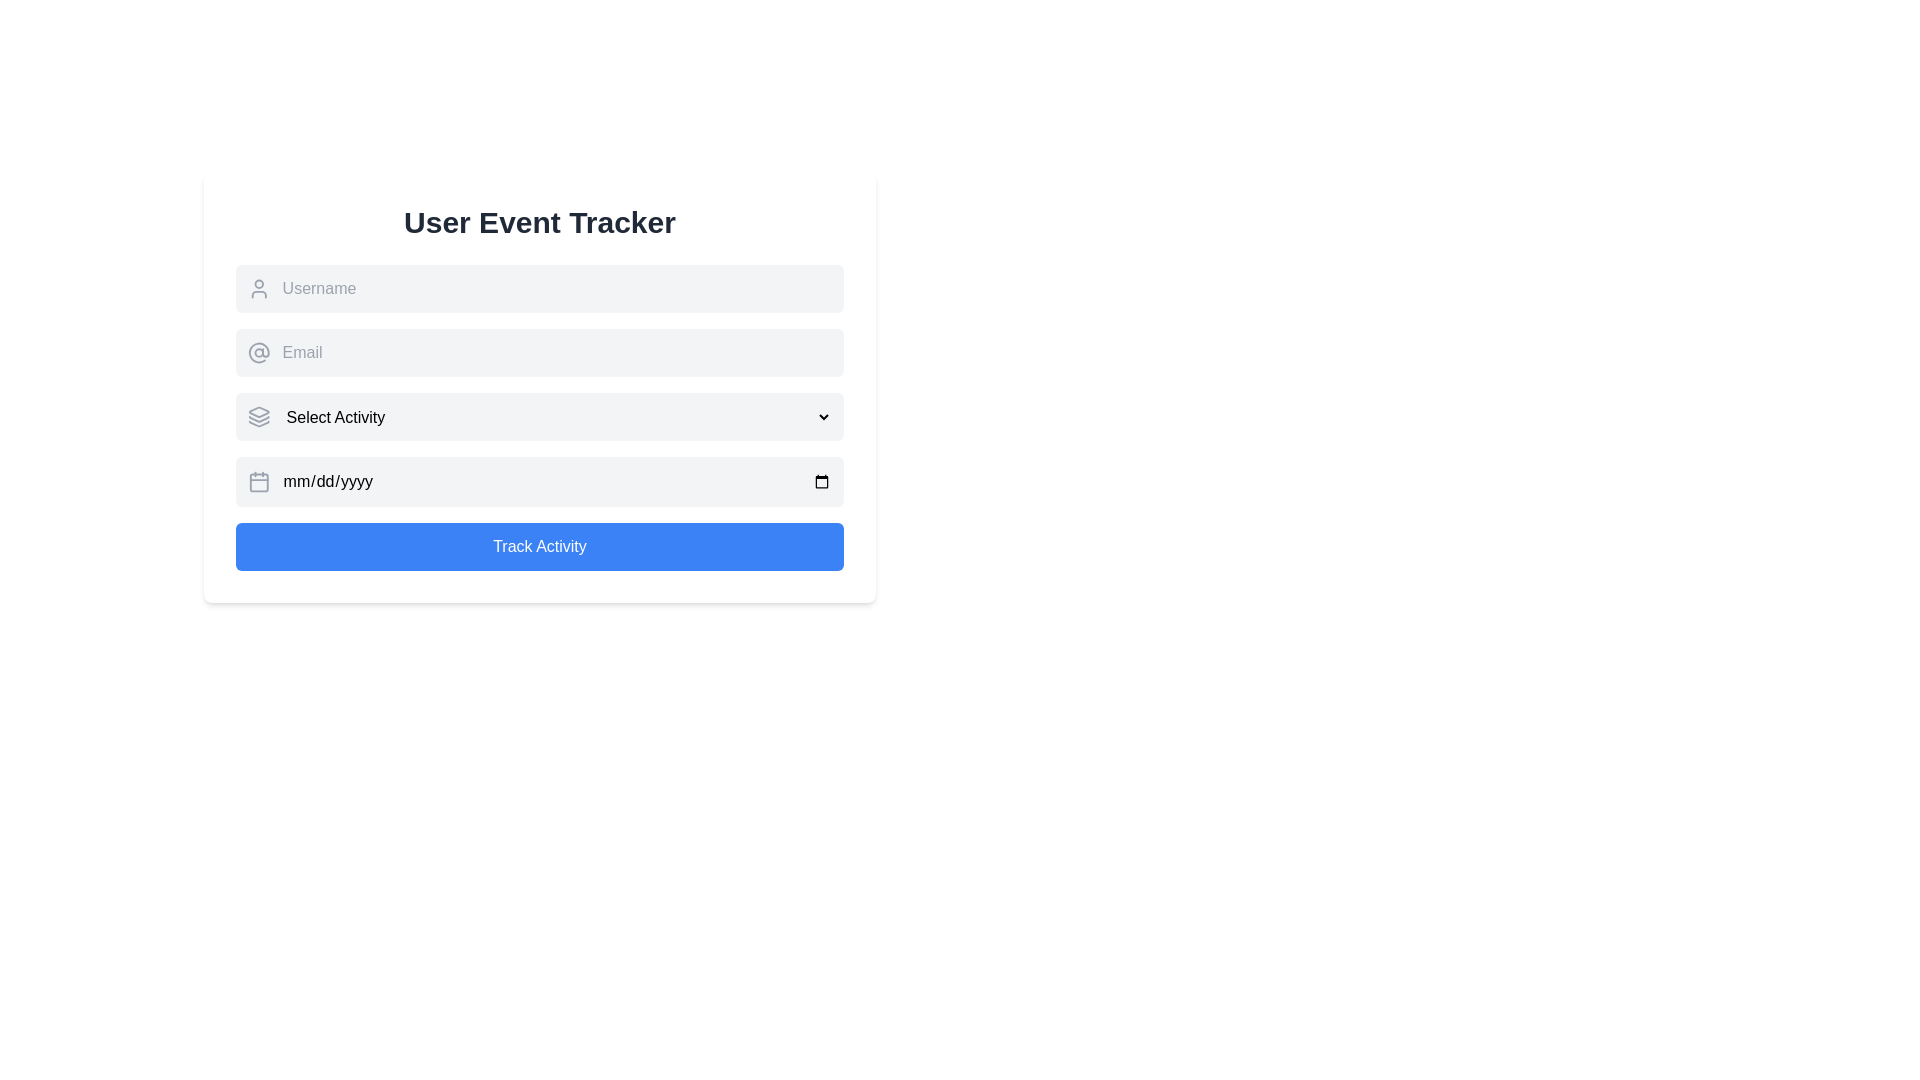 The width and height of the screenshot is (1920, 1080). Describe the element at coordinates (539, 547) in the screenshot. I see `the button located at the bottom of the vertical form layout to trigger hover styling` at that location.